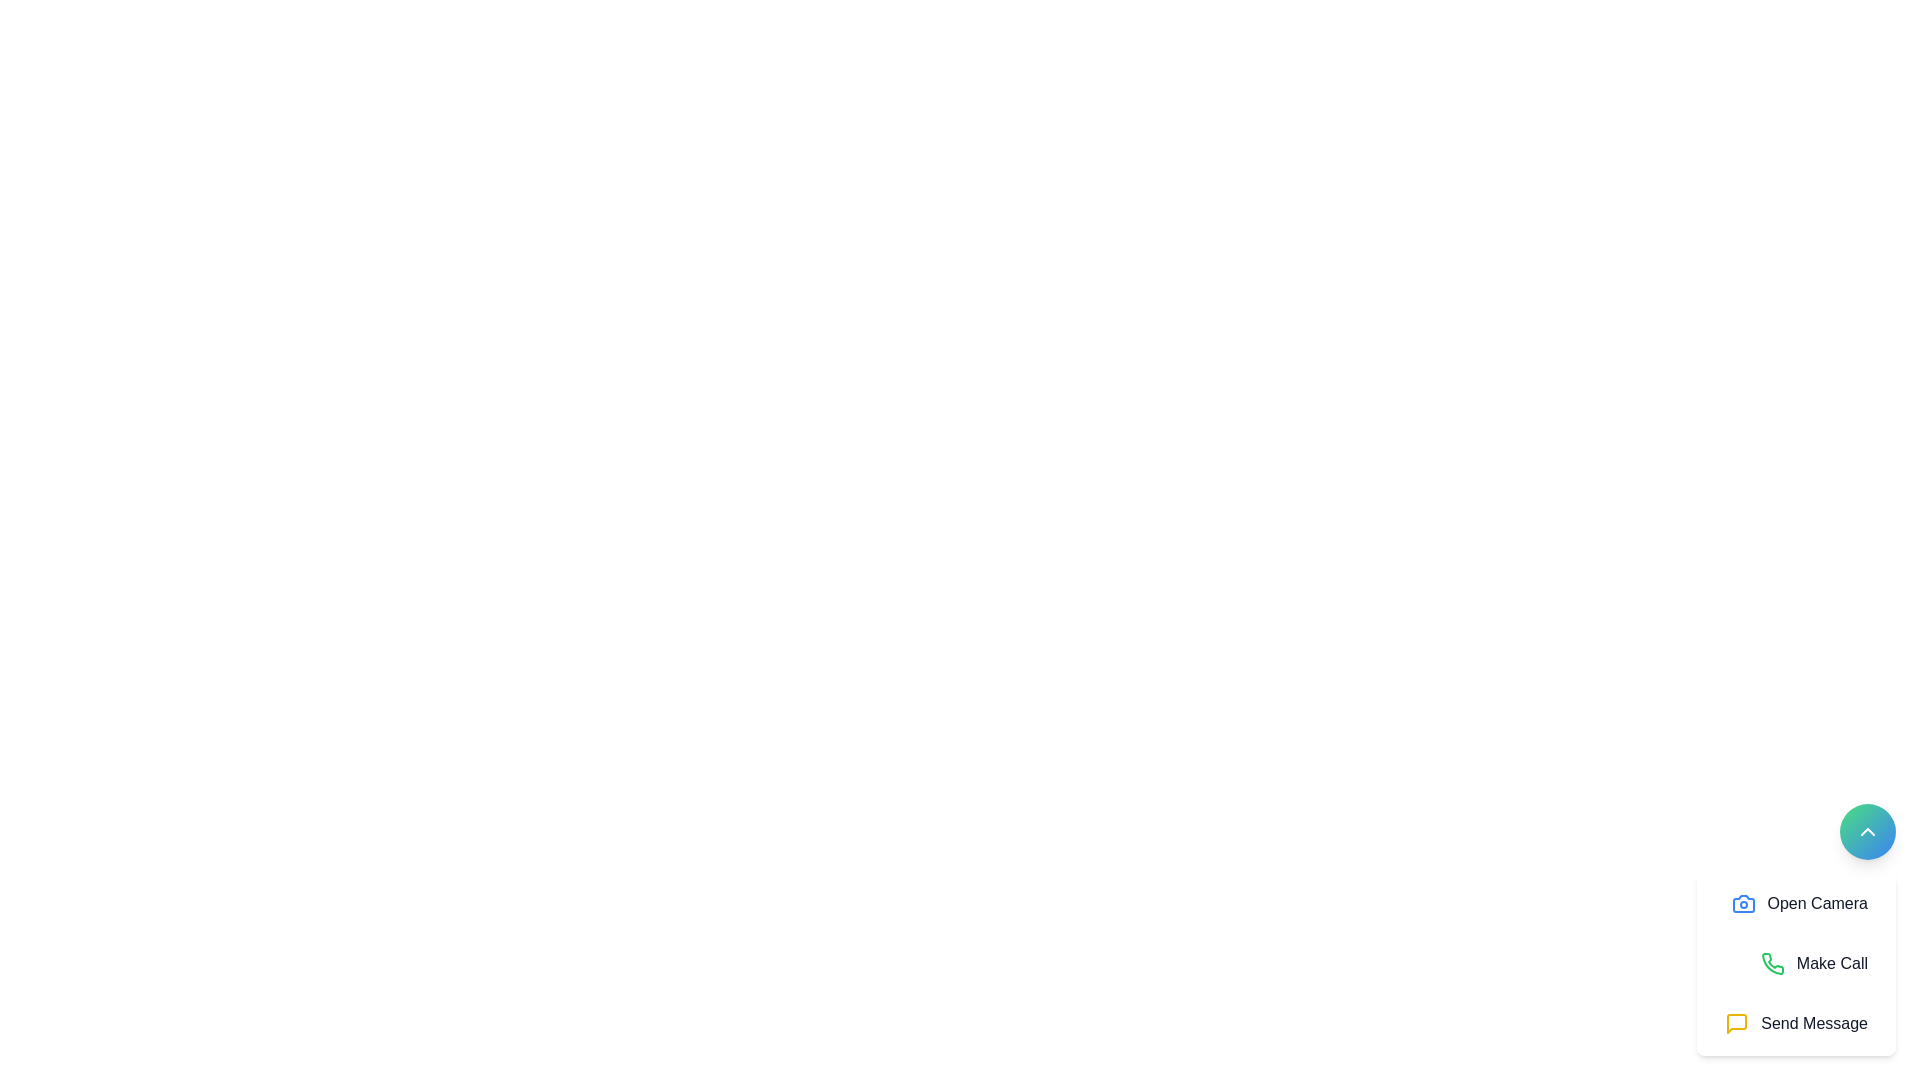 The width and height of the screenshot is (1920, 1080). What do you see at coordinates (1772, 963) in the screenshot?
I see `the green phone icon in the floating menu at the bottom-right corner of the interface to initiate a phone call` at bounding box center [1772, 963].